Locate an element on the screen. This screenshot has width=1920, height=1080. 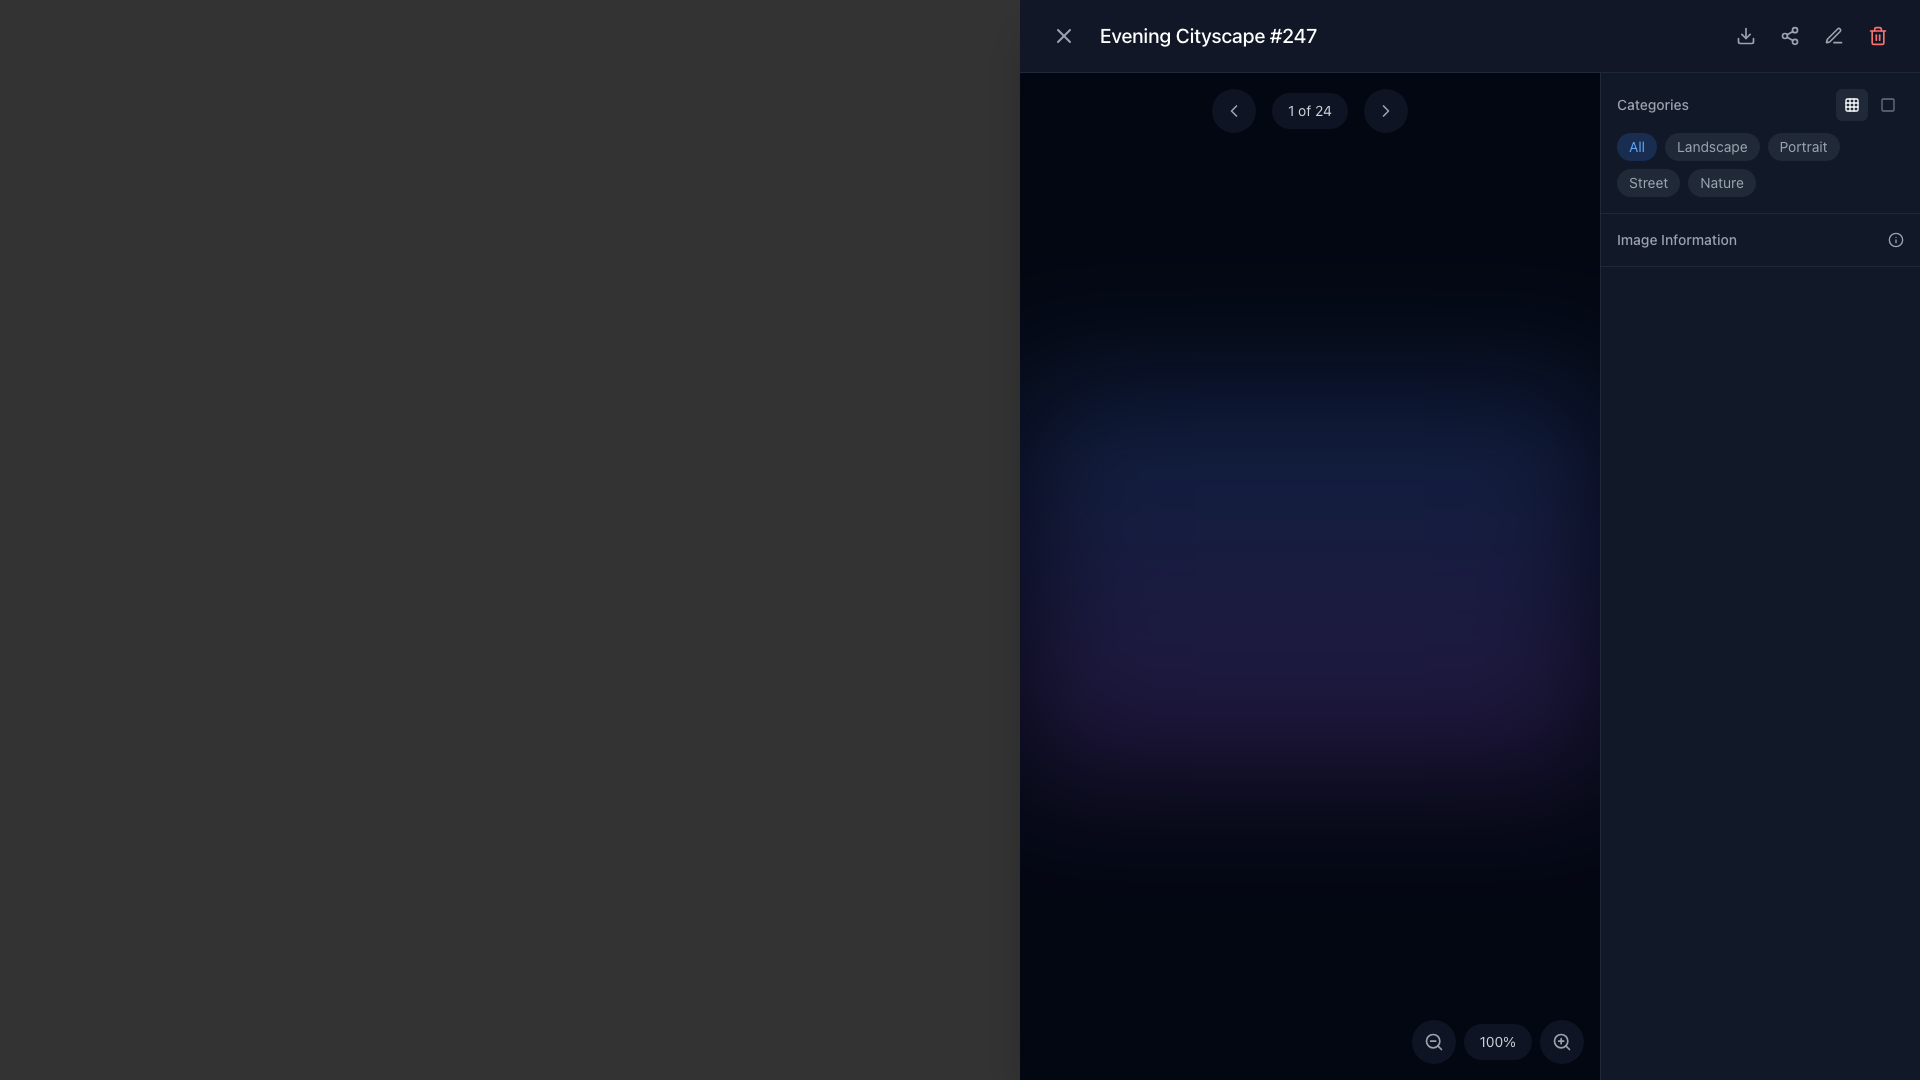
the left-facing chevron icon, which is styled with a thin outline and enclosed in a dark, rounded square button is located at coordinates (1232, 111).